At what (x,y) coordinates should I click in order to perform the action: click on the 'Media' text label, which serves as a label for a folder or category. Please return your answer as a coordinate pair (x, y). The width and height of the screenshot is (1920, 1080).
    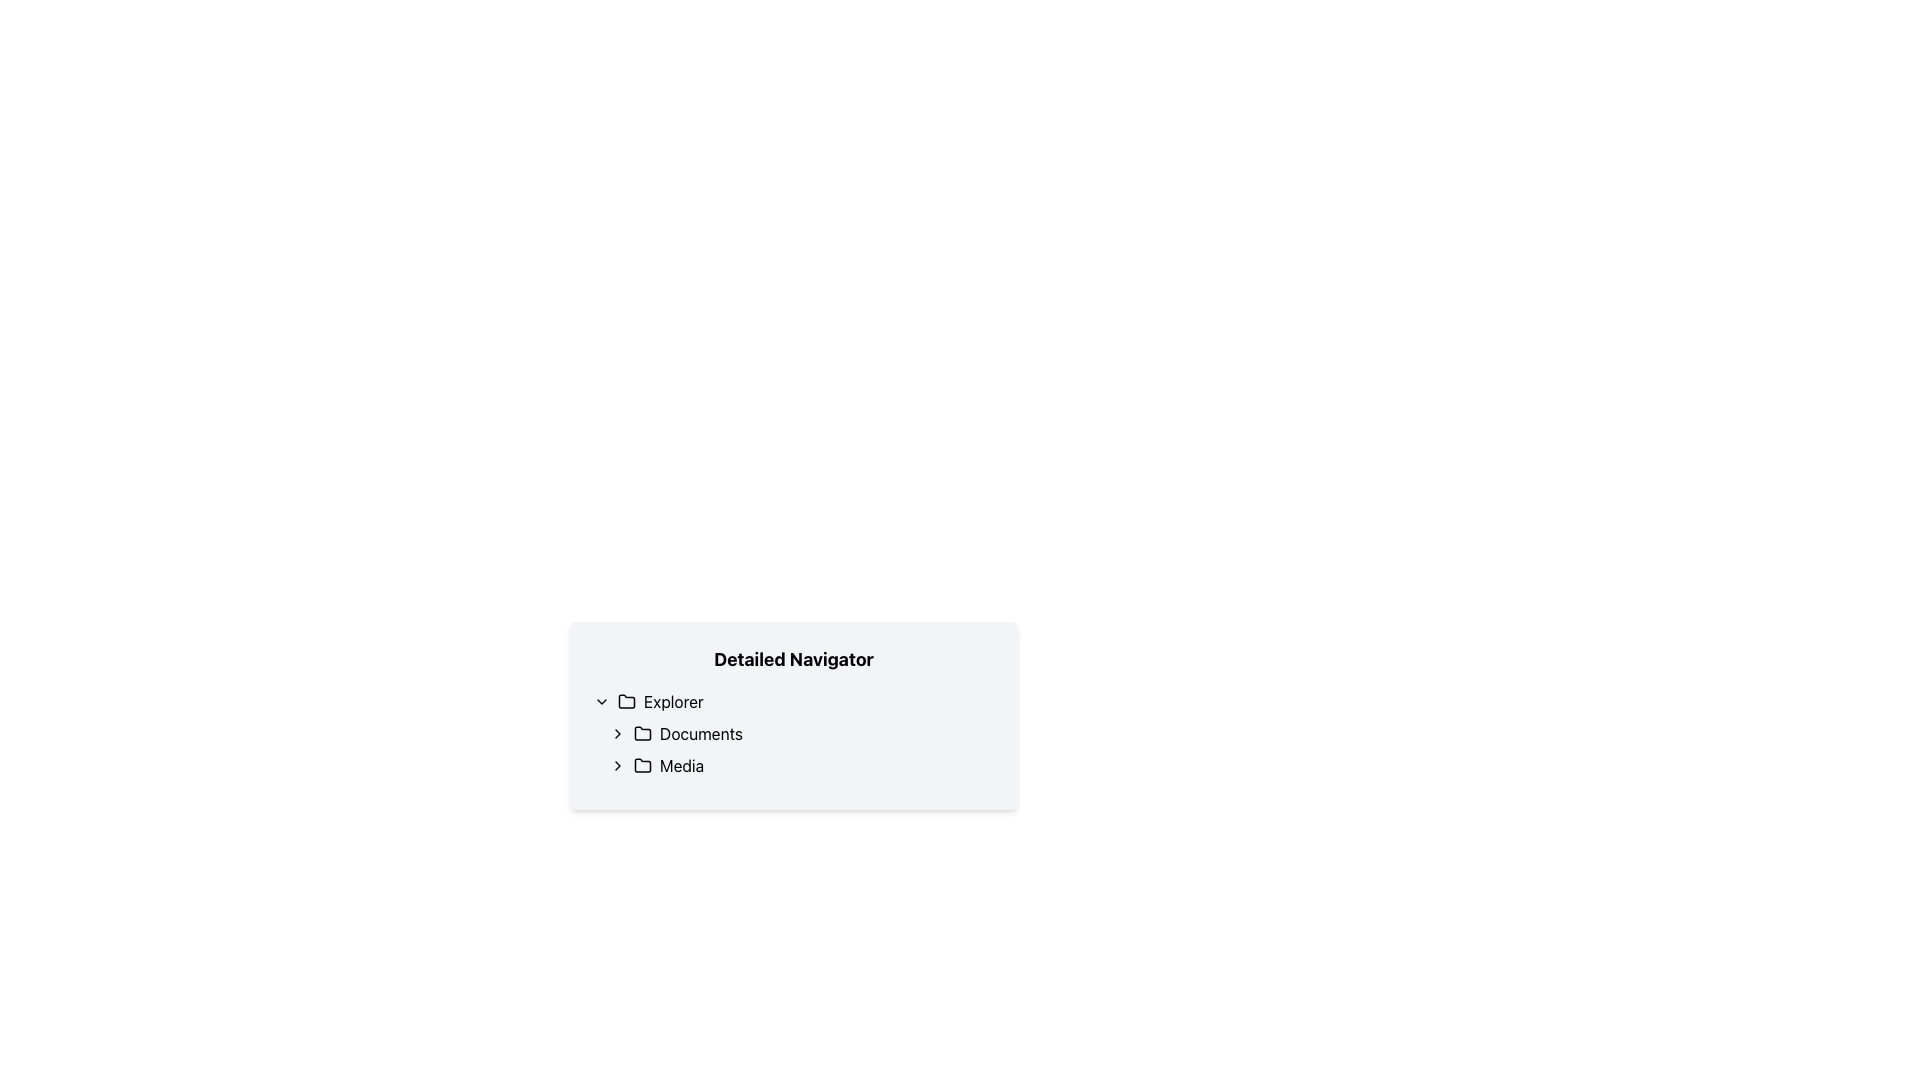
    Looking at the image, I should click on (681, 765).